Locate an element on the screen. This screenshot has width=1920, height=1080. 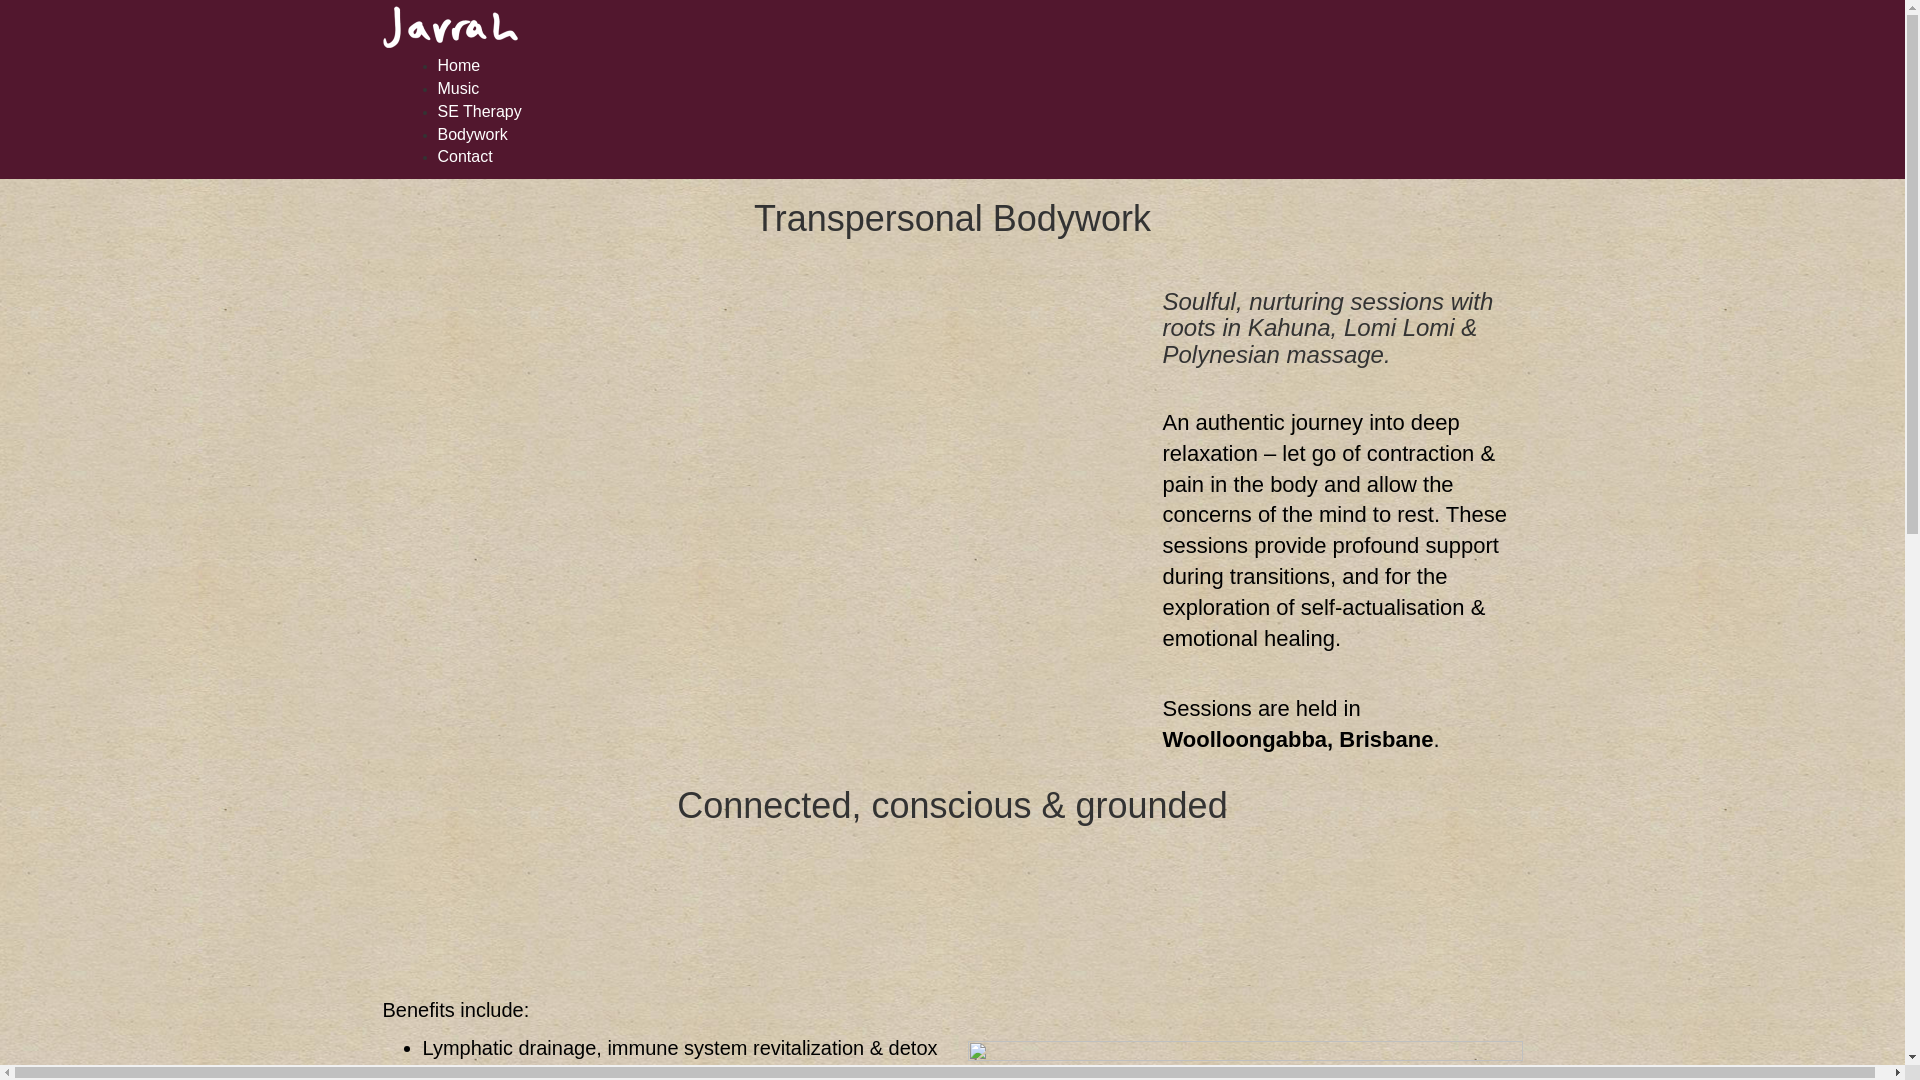
'Bodywork' is located at coordinates (472, 134).